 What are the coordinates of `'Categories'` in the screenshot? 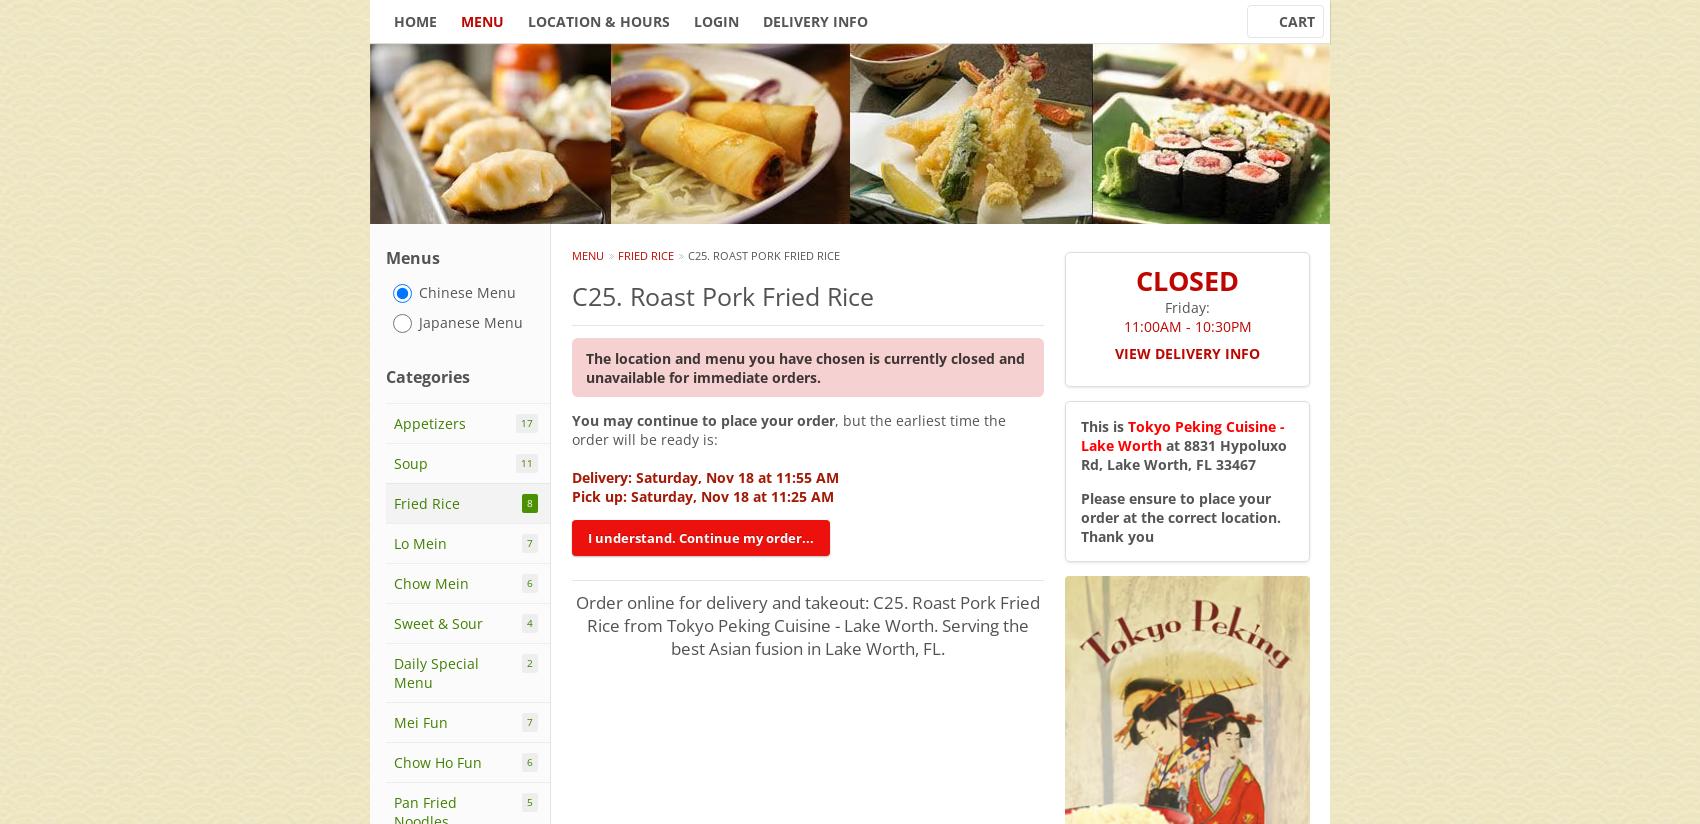 It's located at (428, 375).